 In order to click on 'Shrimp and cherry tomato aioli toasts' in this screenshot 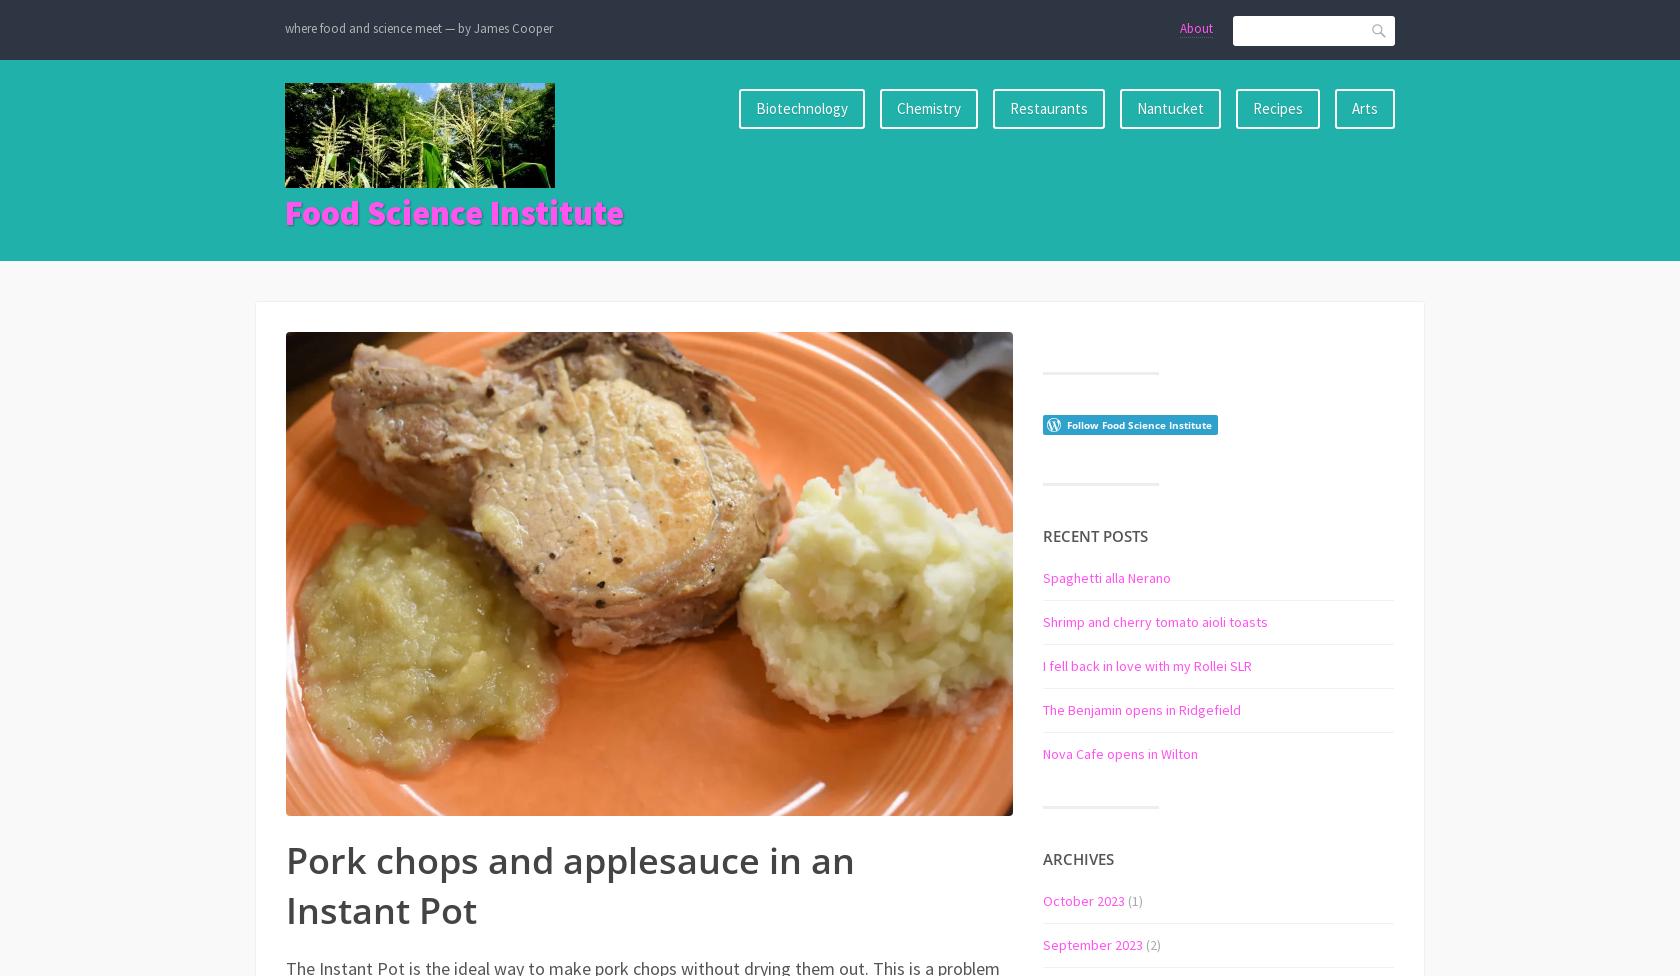, I will do `click(1155, 620)`.